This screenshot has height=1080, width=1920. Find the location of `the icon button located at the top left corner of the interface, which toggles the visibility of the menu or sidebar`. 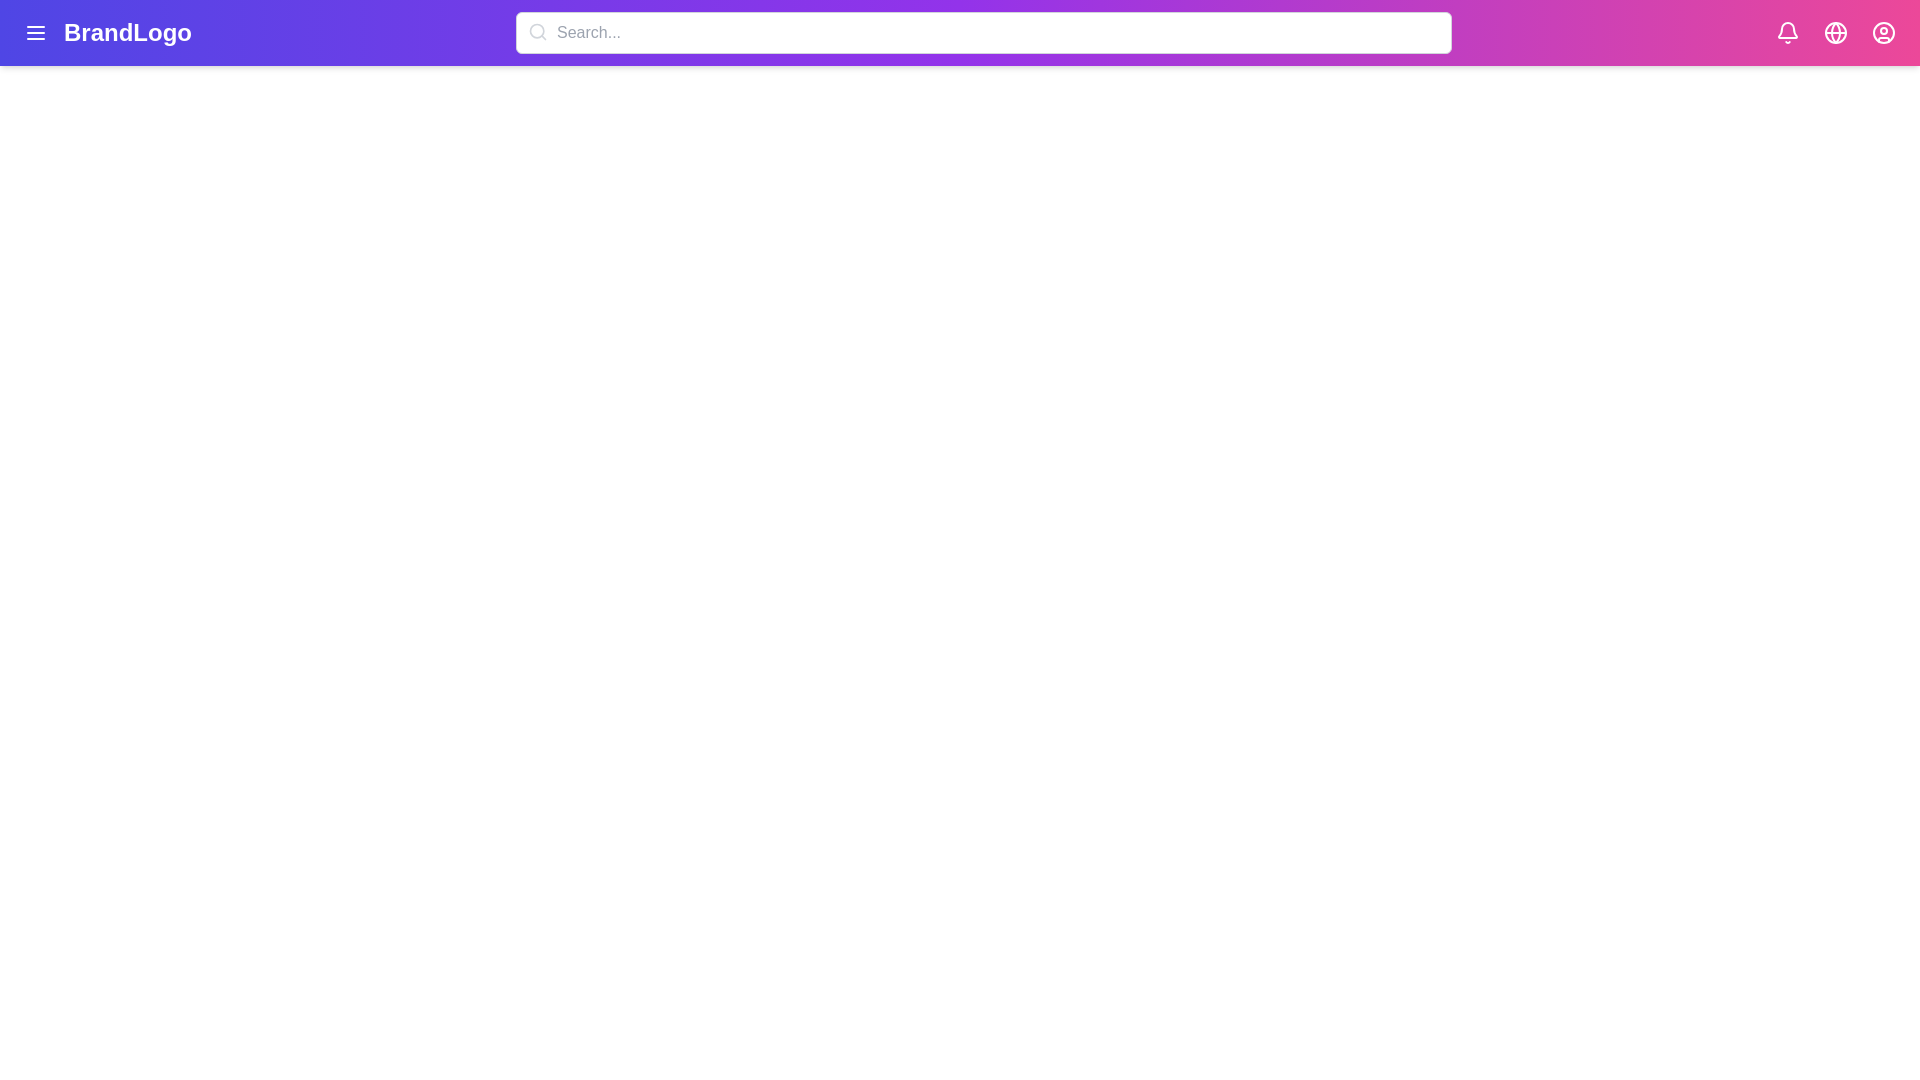

the icon button located at the top left corner of the interface, which toggles the visibility of the menu or sidebar is located at coordinates (35, 33).